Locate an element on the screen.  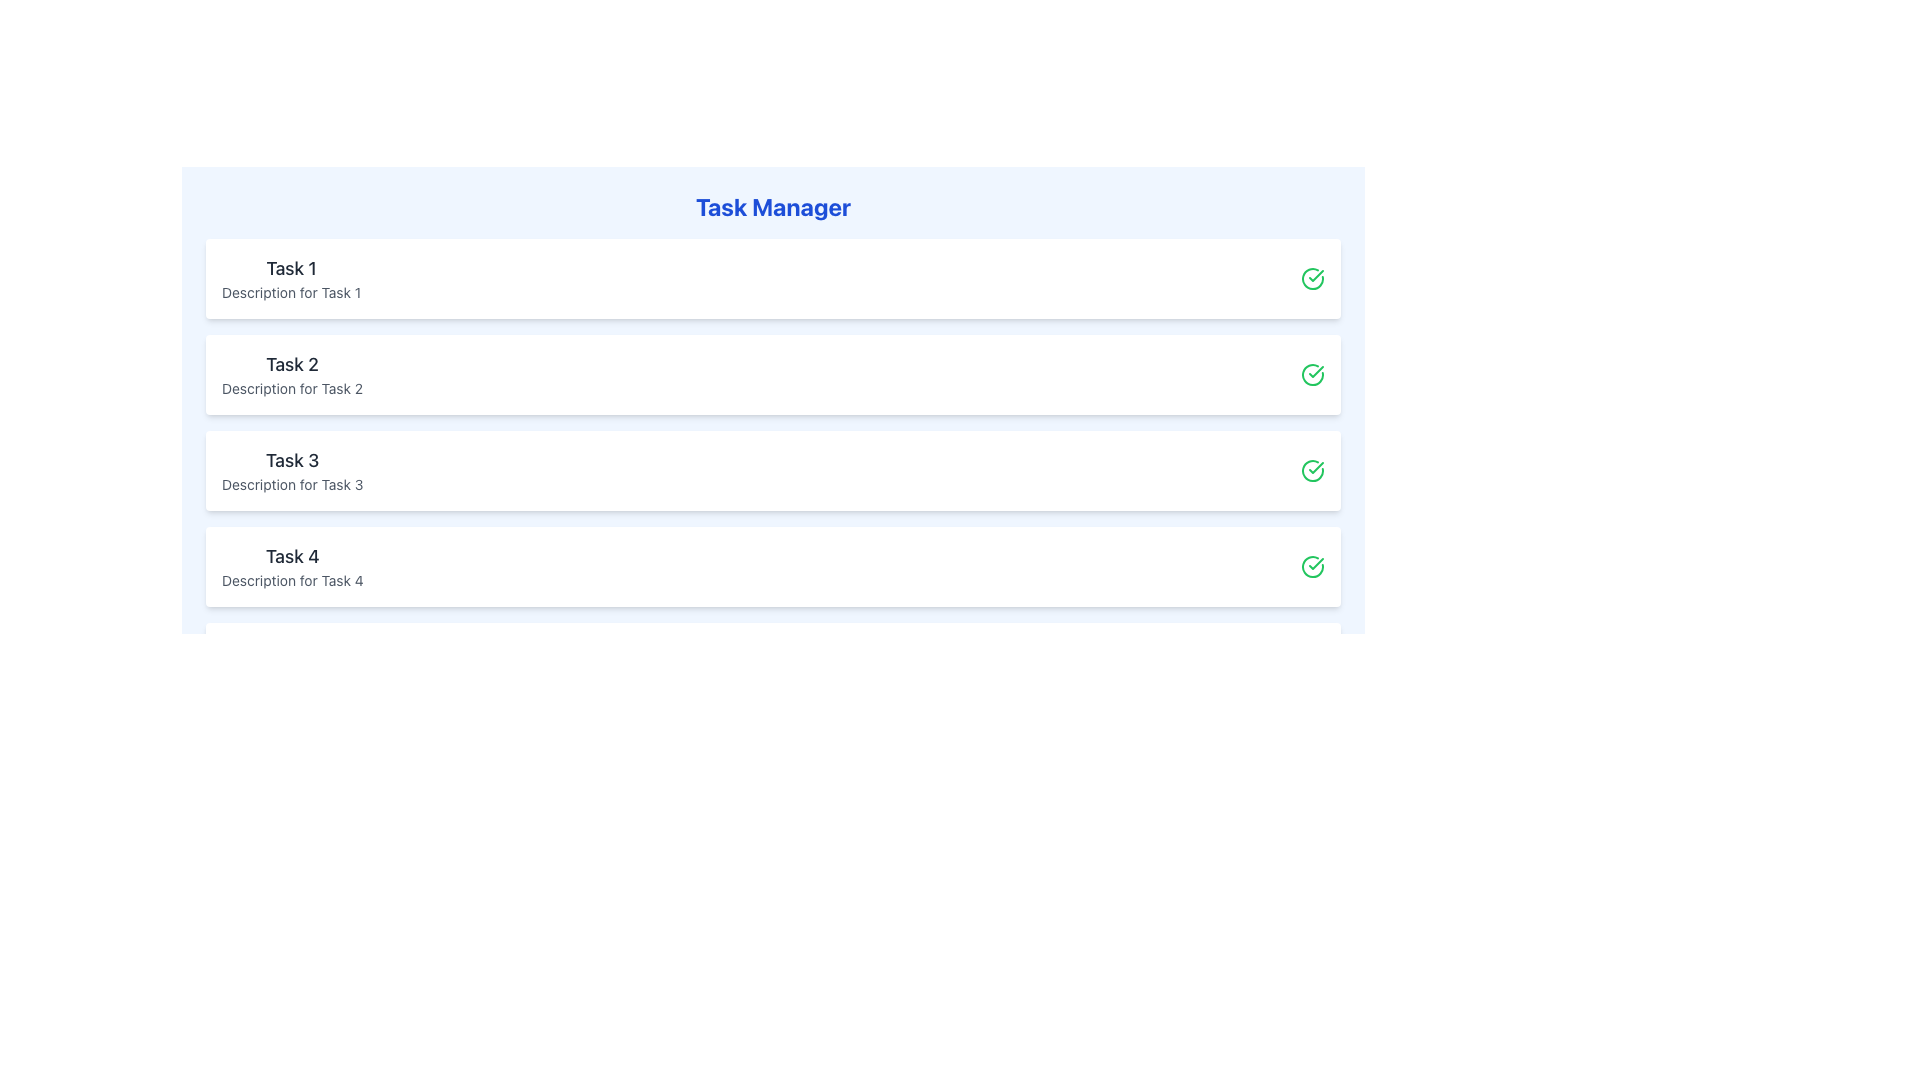
the informational Text Label located beneath 'Task 2' in the task list is located at coordinates (291, 389).